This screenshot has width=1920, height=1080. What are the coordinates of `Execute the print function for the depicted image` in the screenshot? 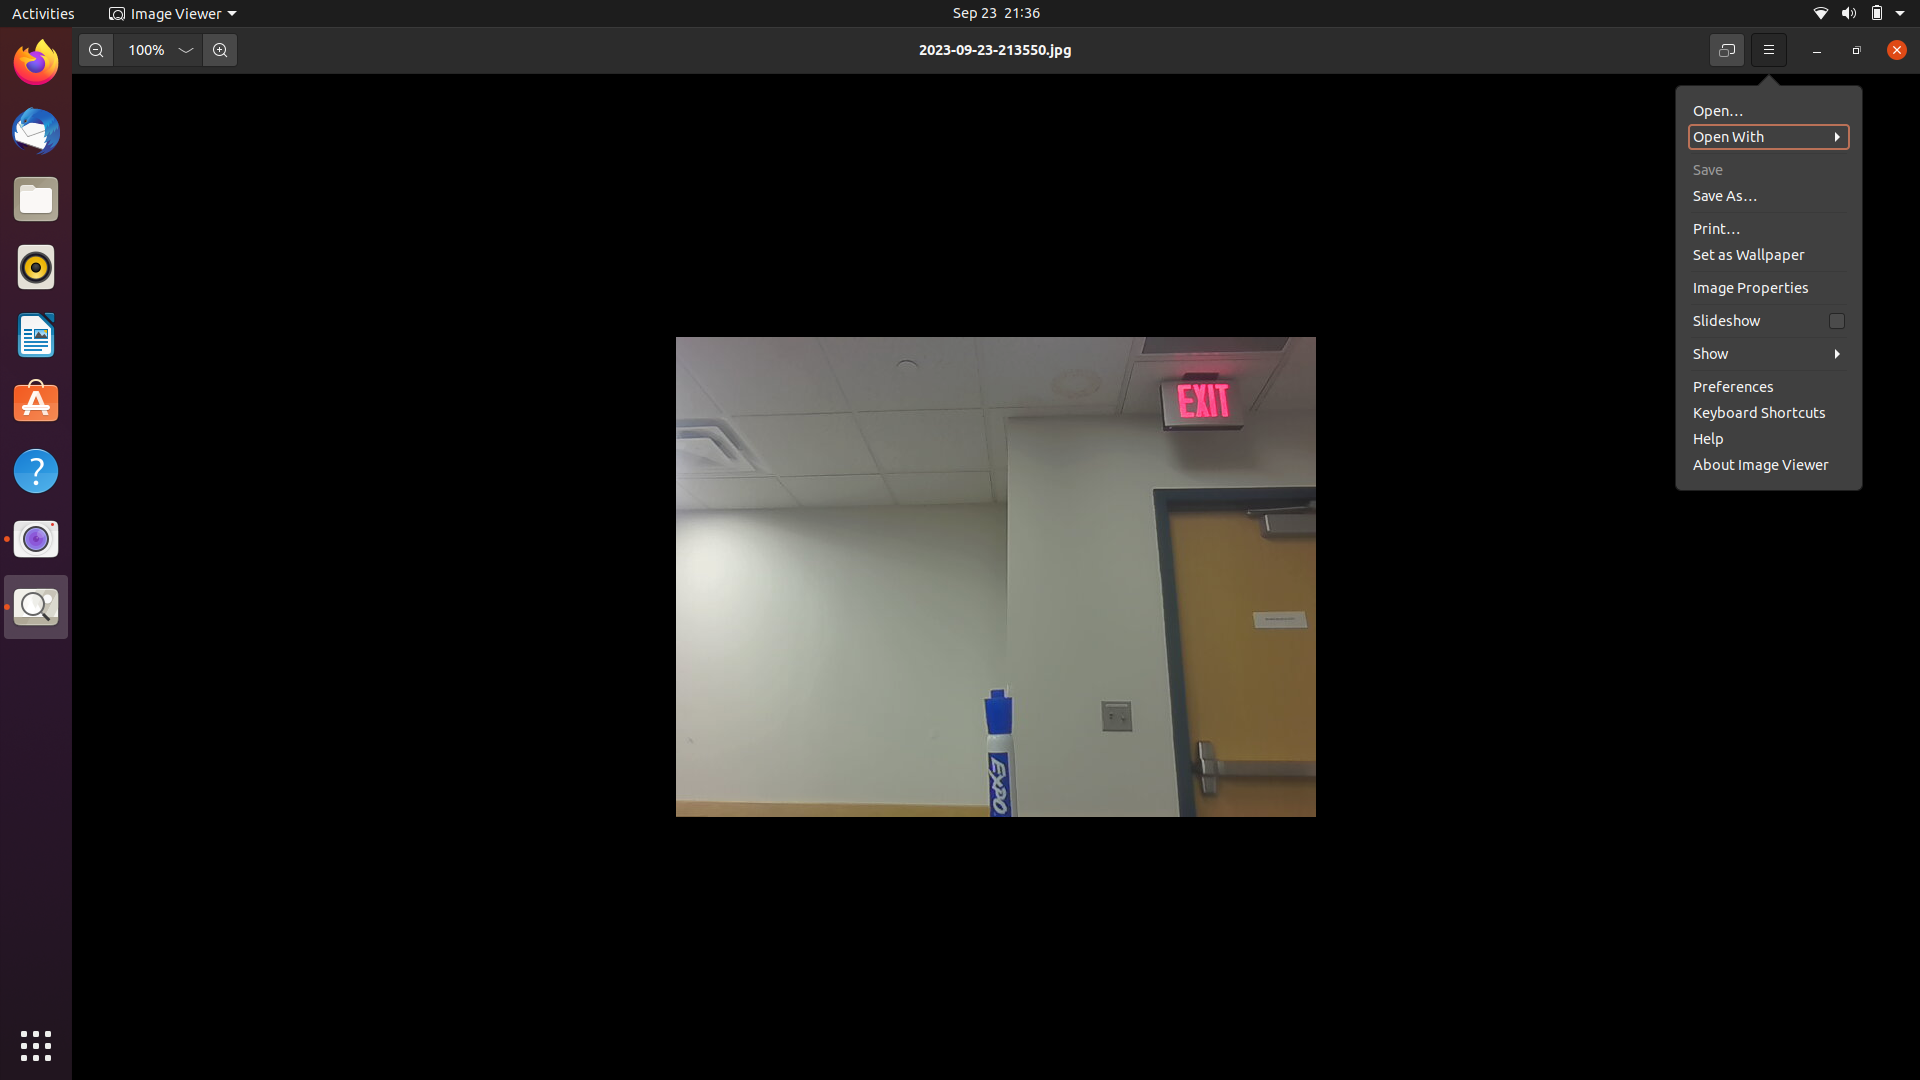 It's located at (1765, 192).